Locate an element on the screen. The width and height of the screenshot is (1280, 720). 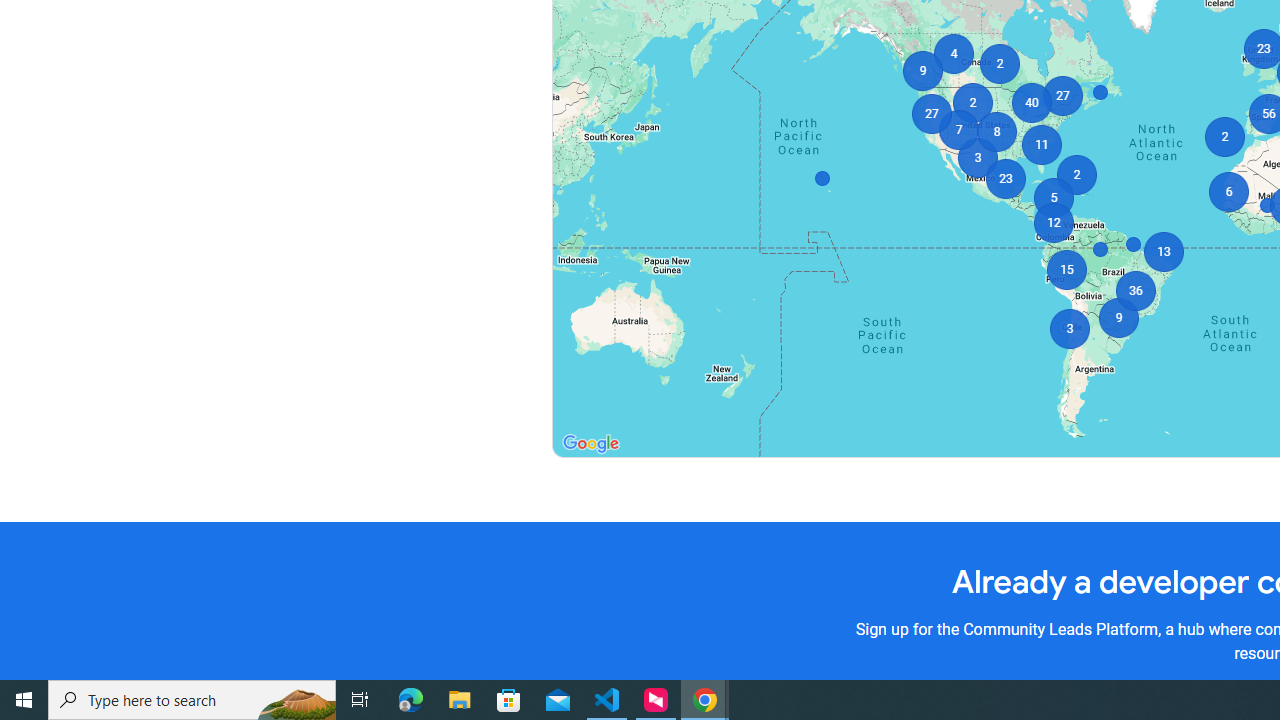
'23' is located at coordinates (1006, 177).